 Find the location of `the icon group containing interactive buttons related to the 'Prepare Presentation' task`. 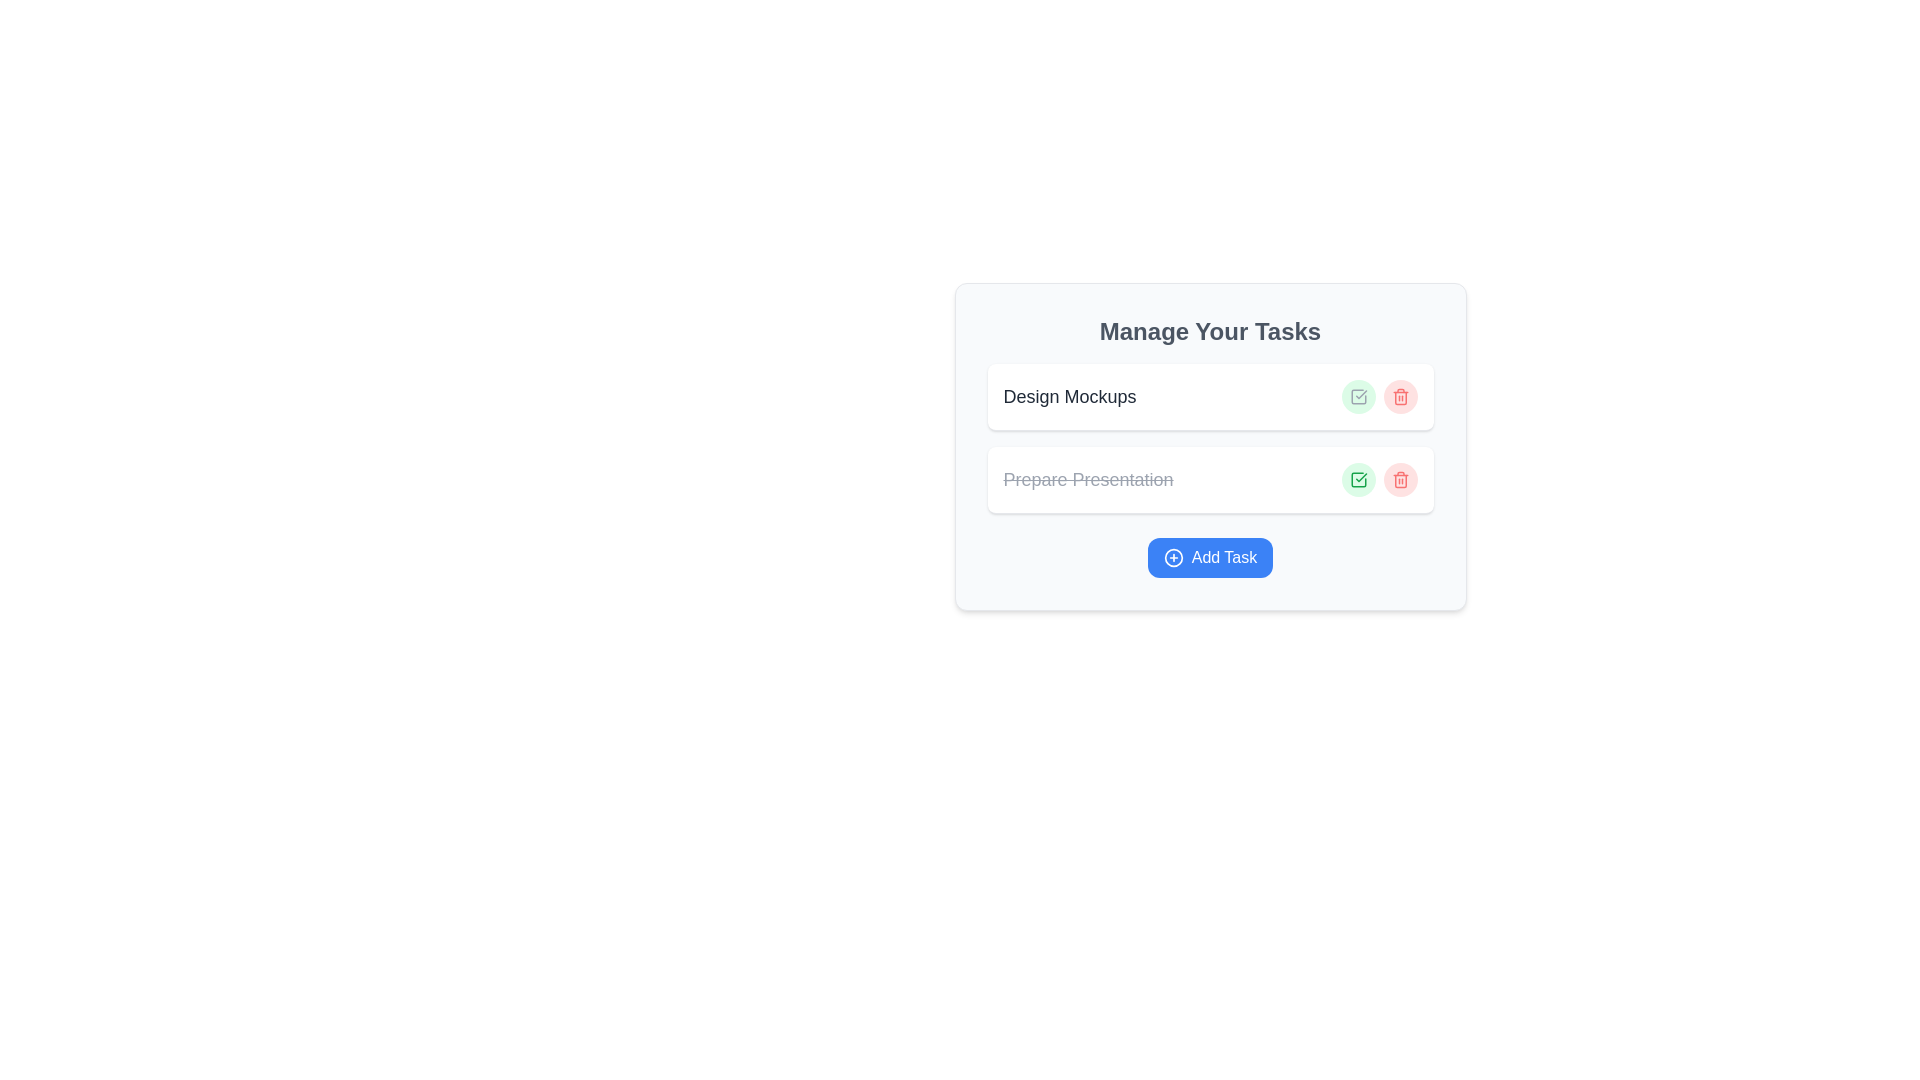

the icon group containing interactive buttons related to the 'Prepare Presentation' task is located at coordinates (1378, 479).